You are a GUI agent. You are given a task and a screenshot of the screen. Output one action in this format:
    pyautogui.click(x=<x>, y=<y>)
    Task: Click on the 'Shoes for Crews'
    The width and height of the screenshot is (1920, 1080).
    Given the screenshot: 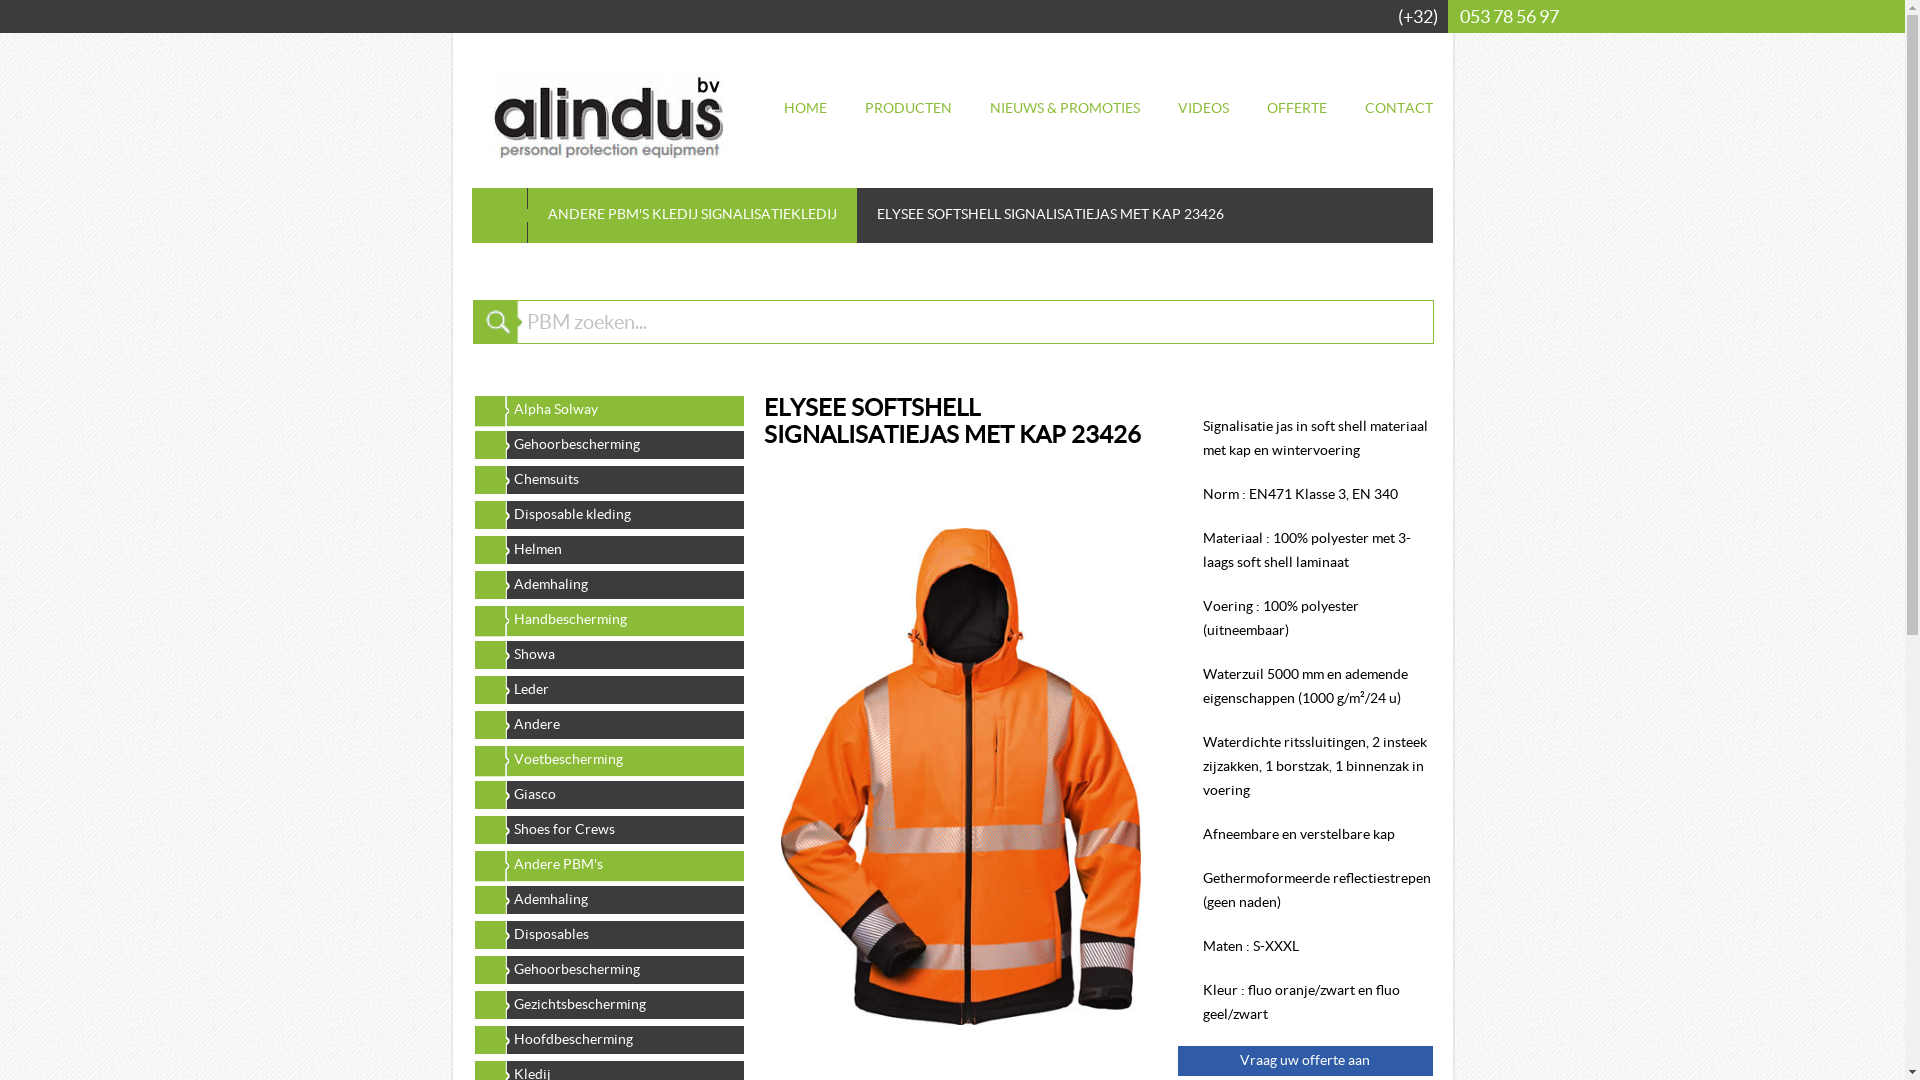 What is the action you would take?
    pyautogui.click(x=606, y=829)
    